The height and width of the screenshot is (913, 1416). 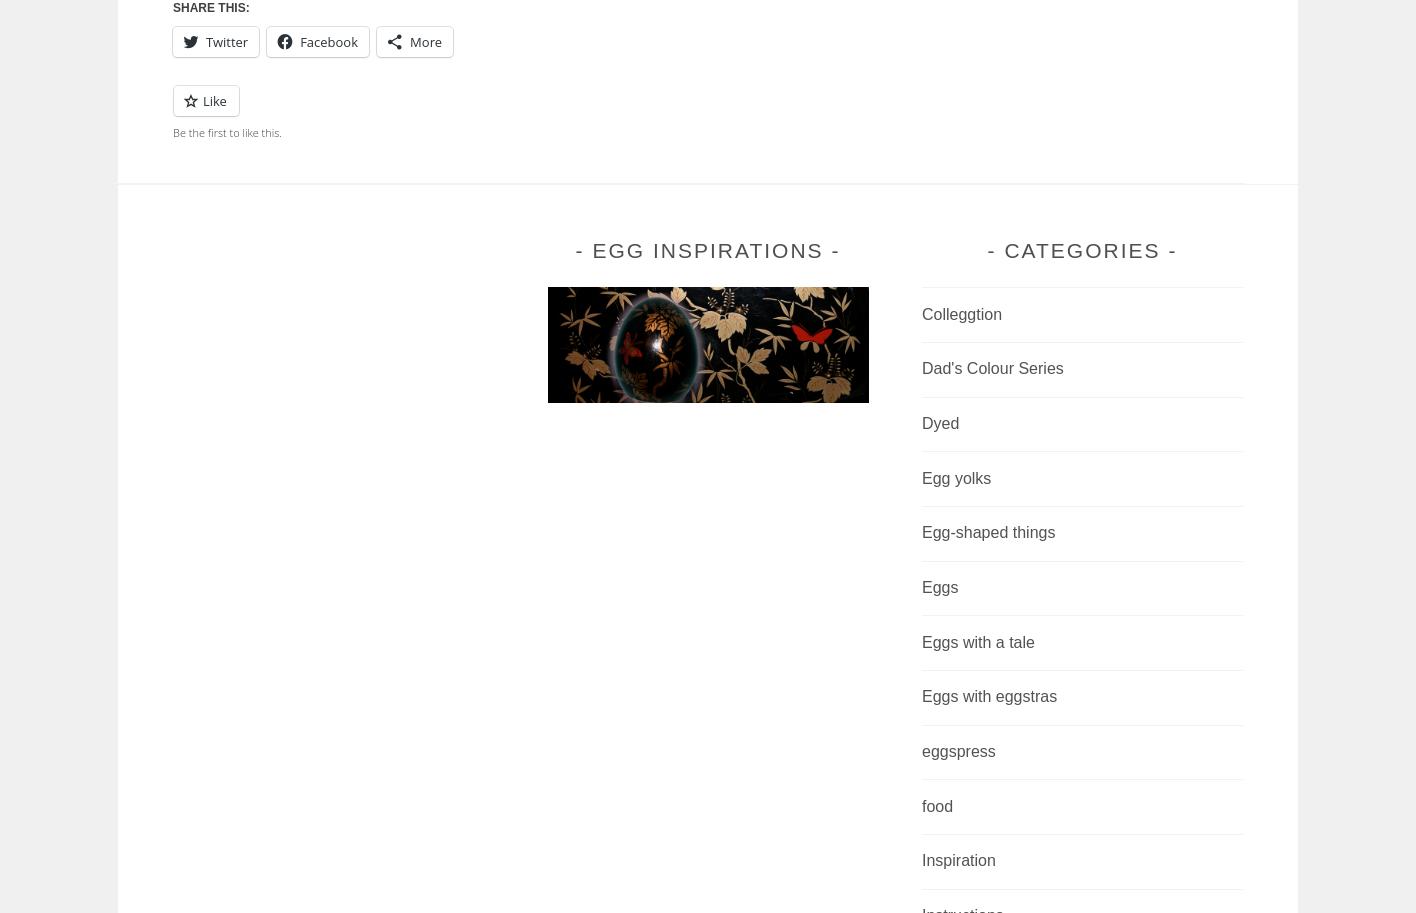 I want to click on 'Facebook', so click(x=327, y=41).